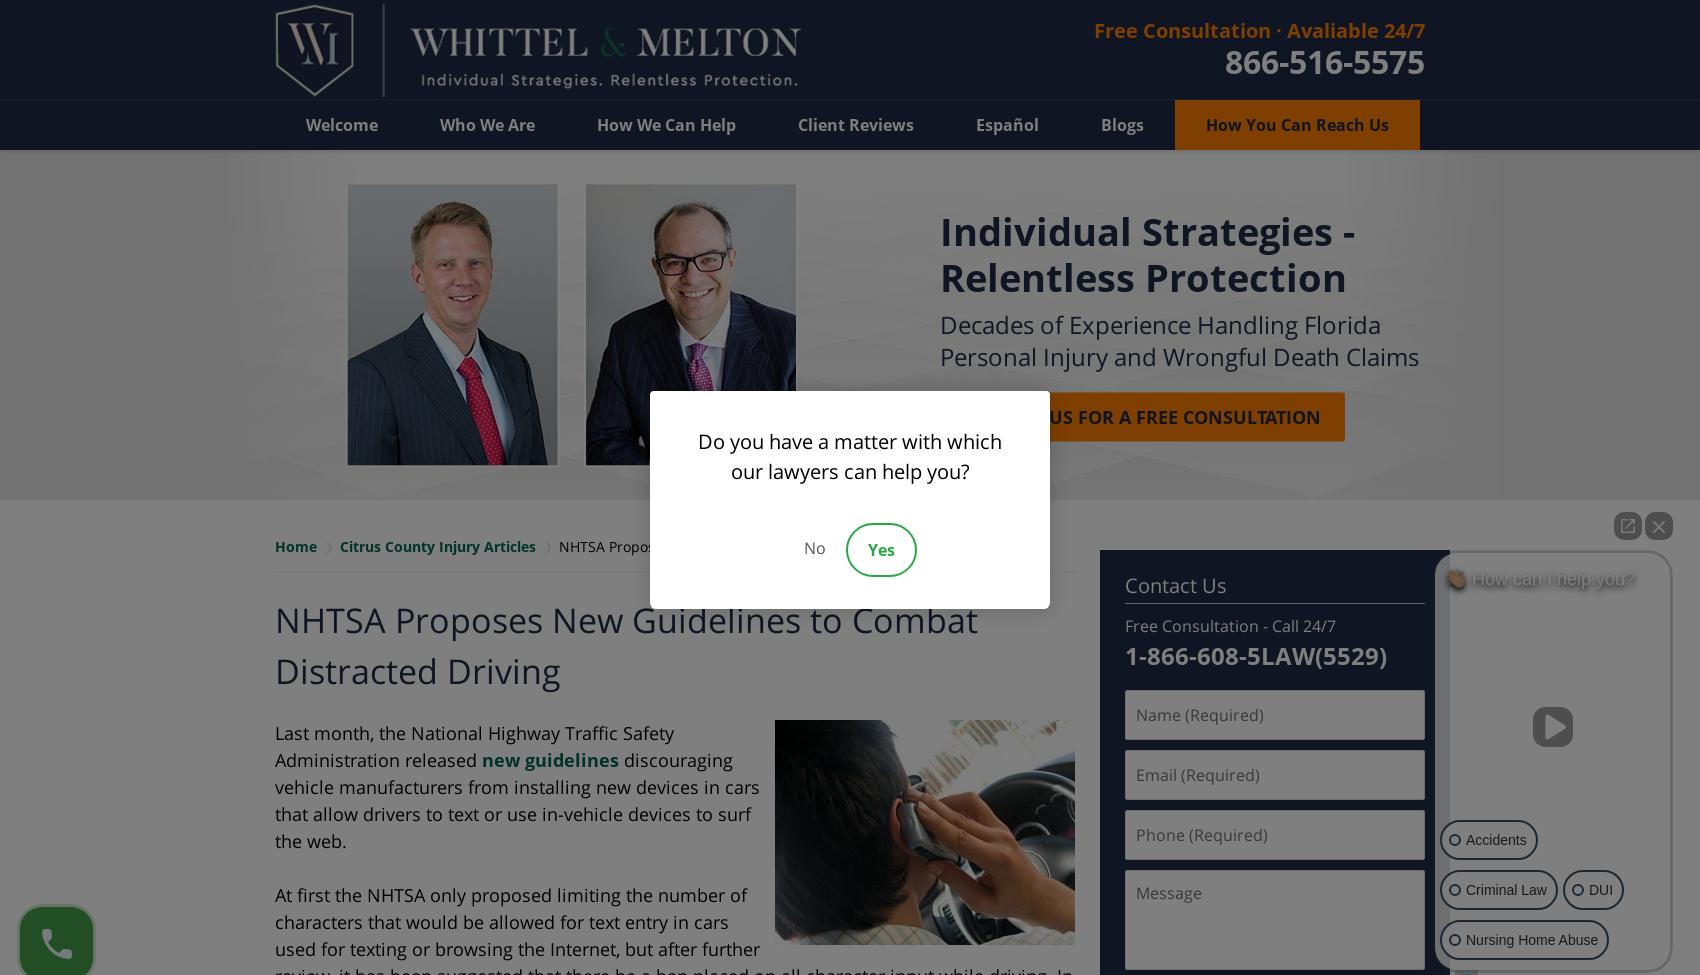  I want to click on 'Do you have a matter with which our lawyers can help you?', so click(850, 456).